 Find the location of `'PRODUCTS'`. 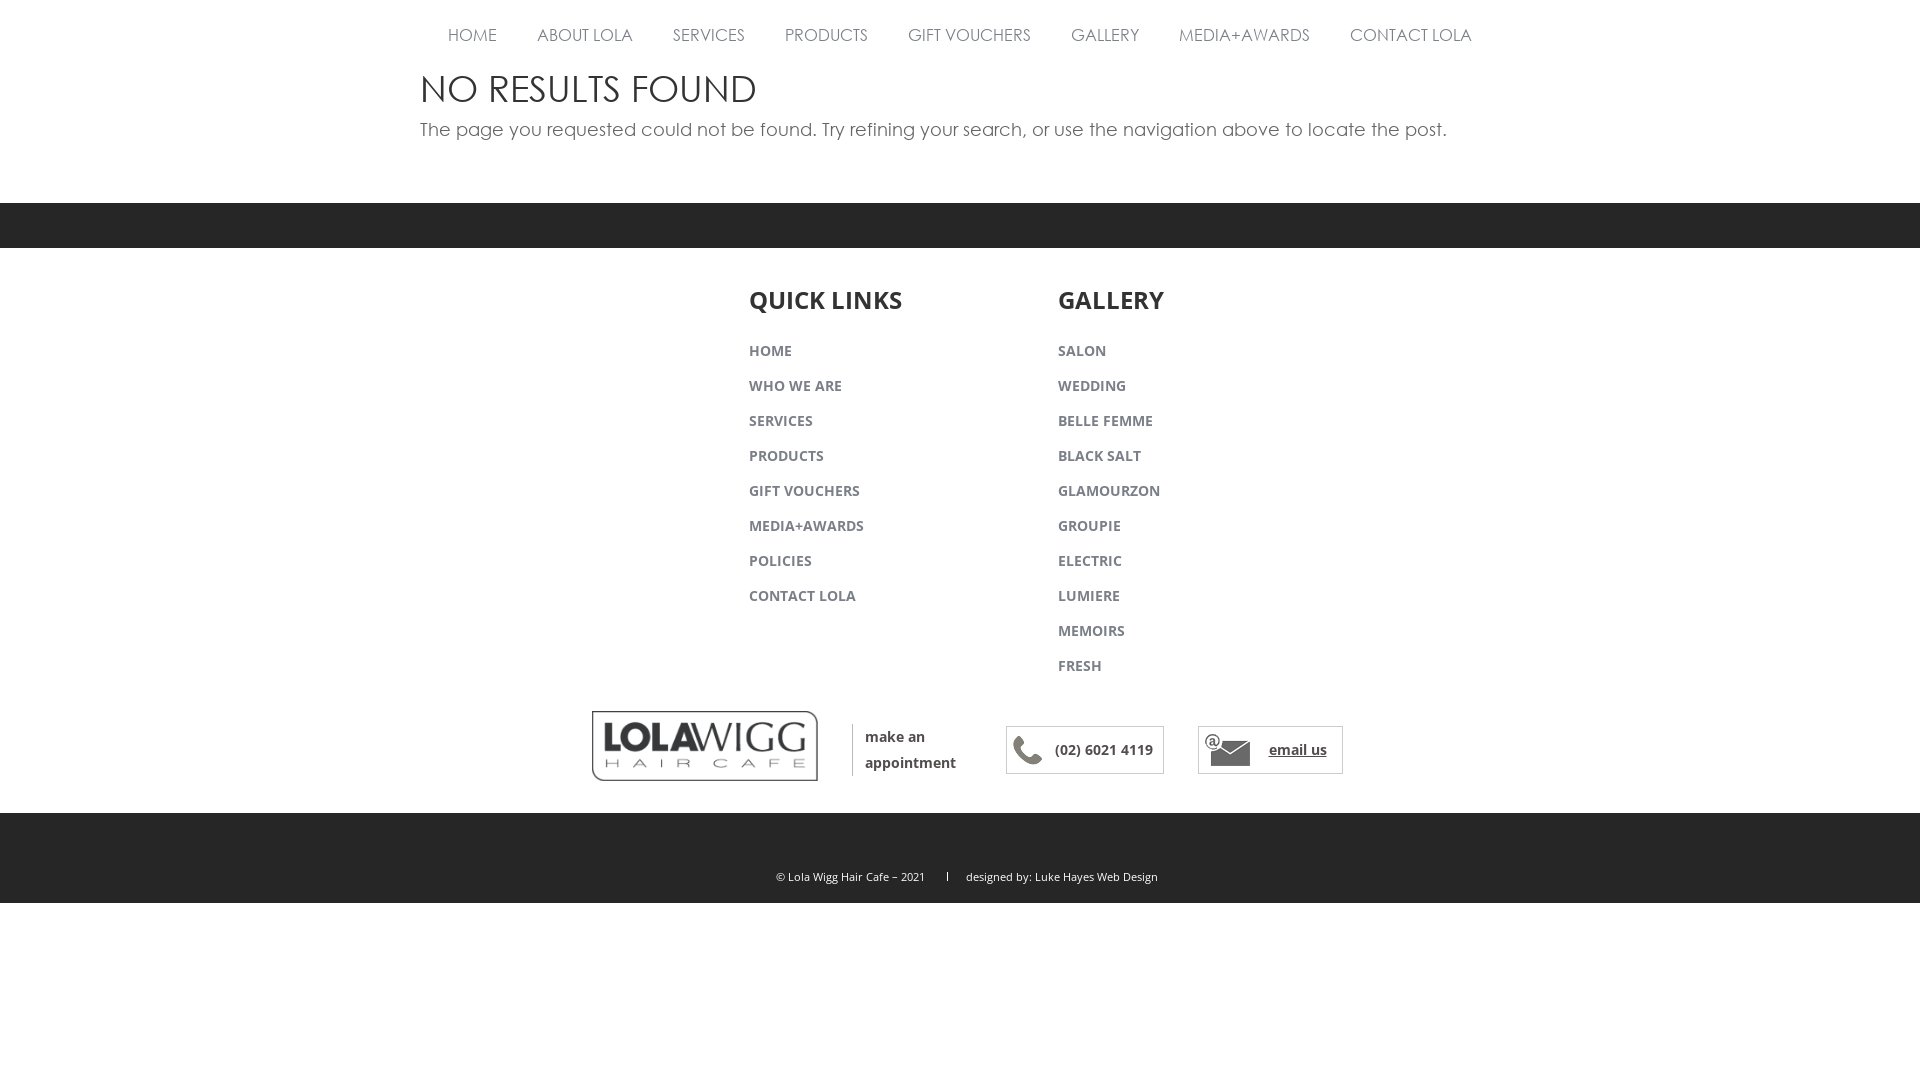

'PRODUCTS' is located at coordinates (763, 34).